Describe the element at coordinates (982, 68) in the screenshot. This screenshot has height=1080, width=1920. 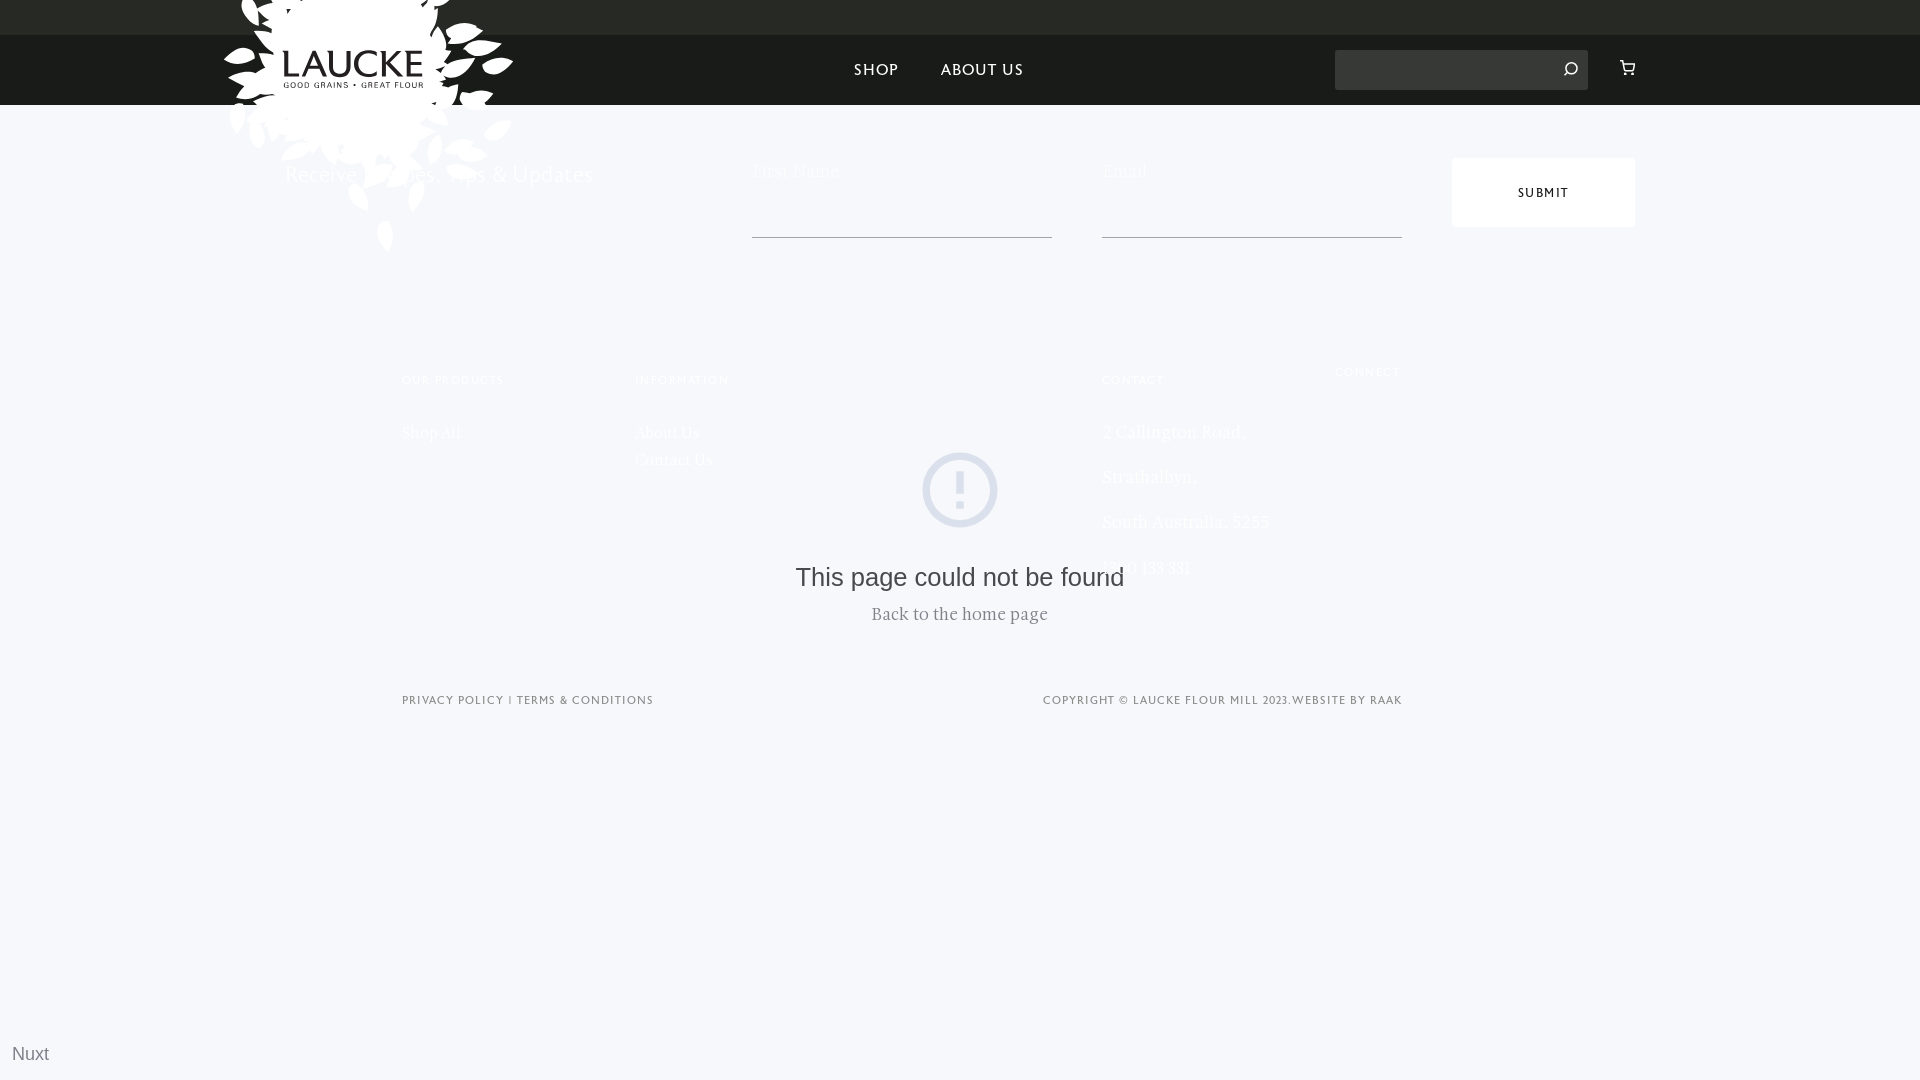
I see `'ABOUT US'` at that location.